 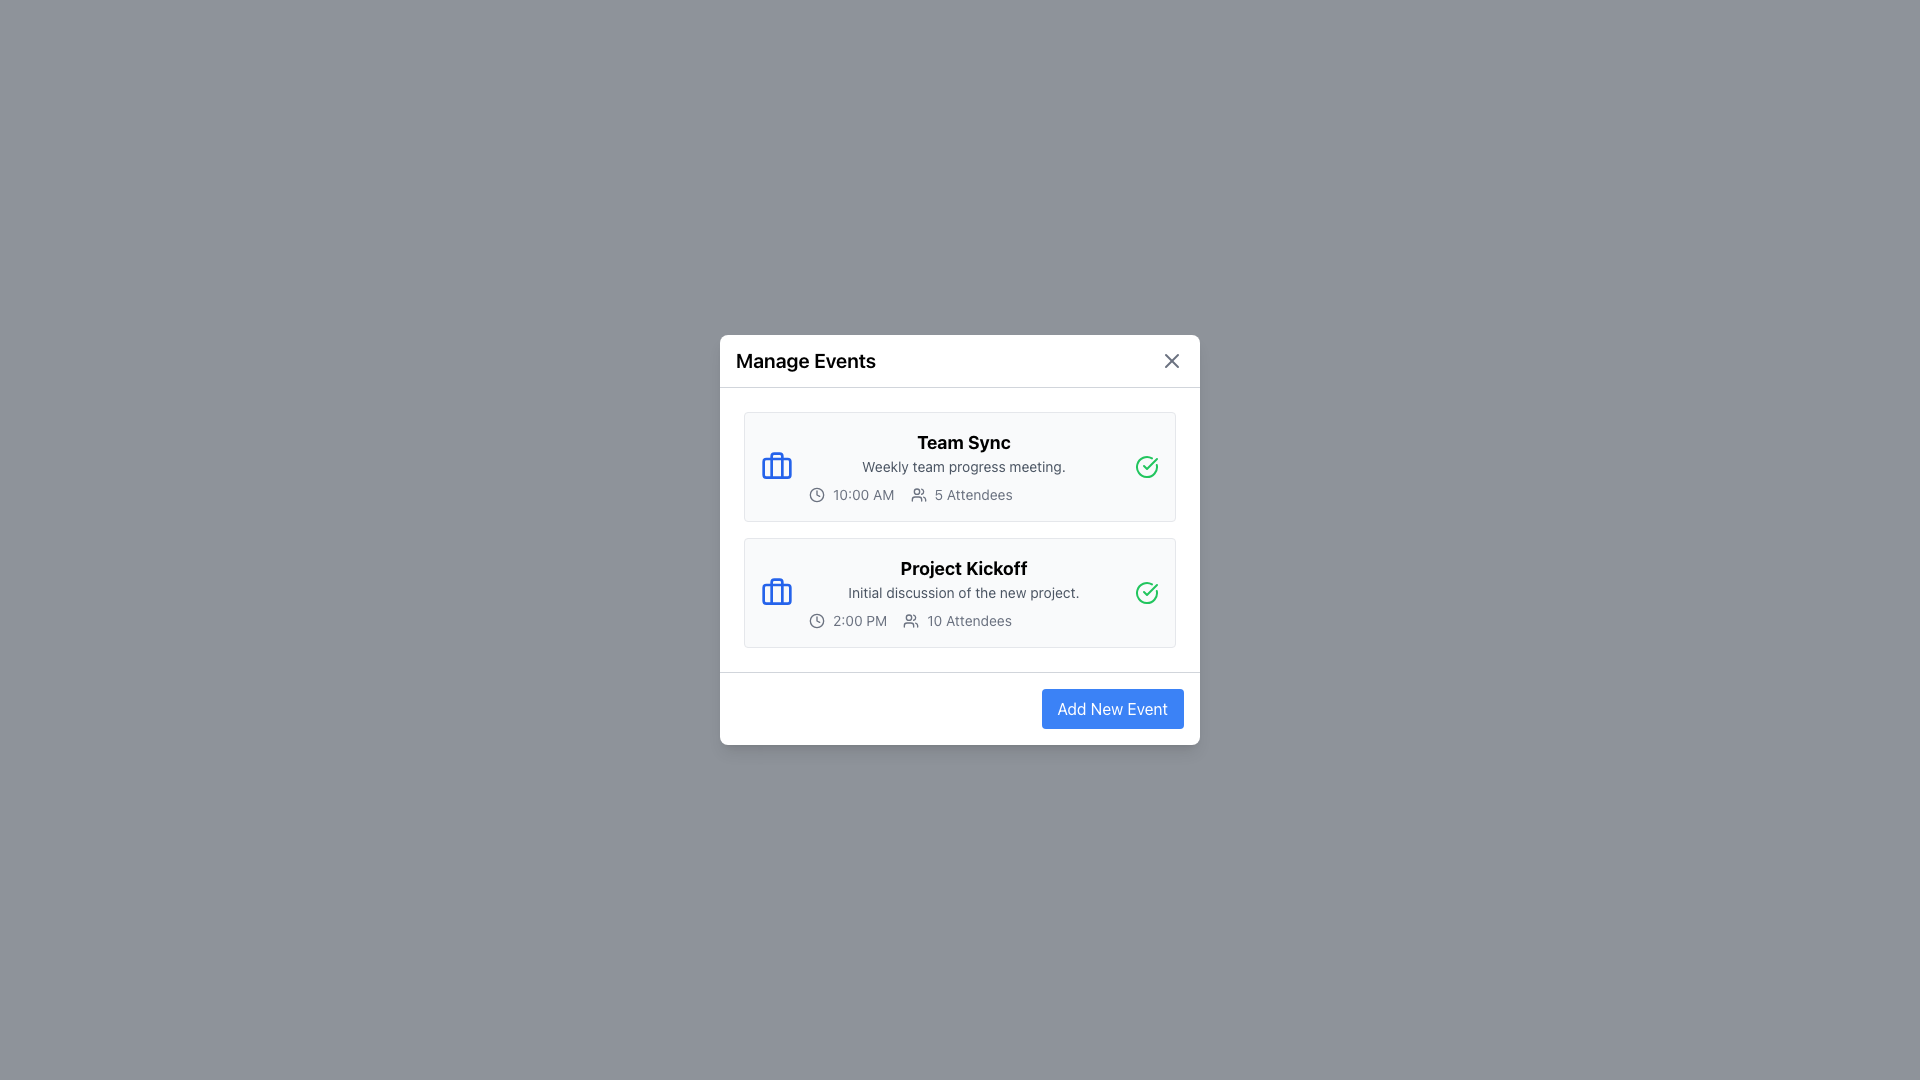 I want to click on the 'Team Sync' List Item Panel, which displays the title in bold, a subtitle in gray, and session details including time and attendees, so click(x=964, y=466).